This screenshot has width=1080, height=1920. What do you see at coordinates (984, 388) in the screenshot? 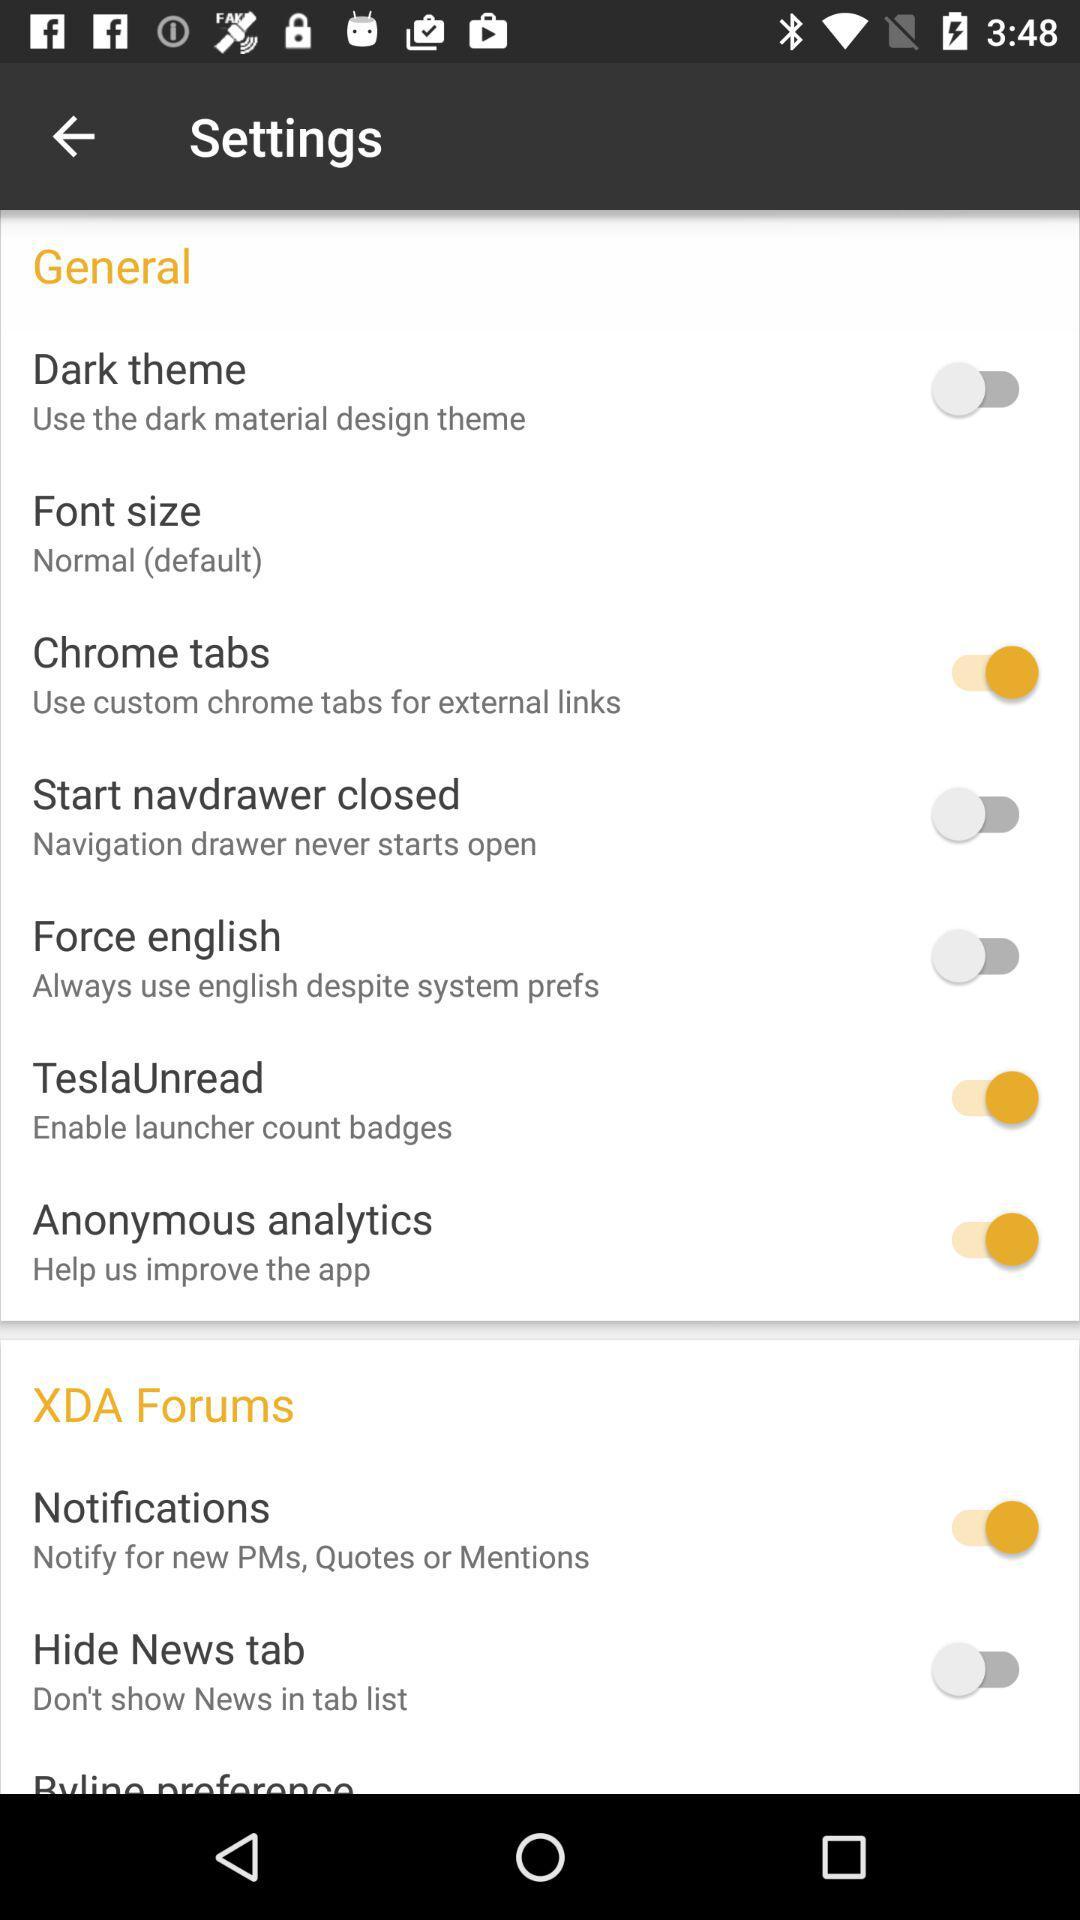
I see `turn on dark theme` at bounding box center [984, 388].